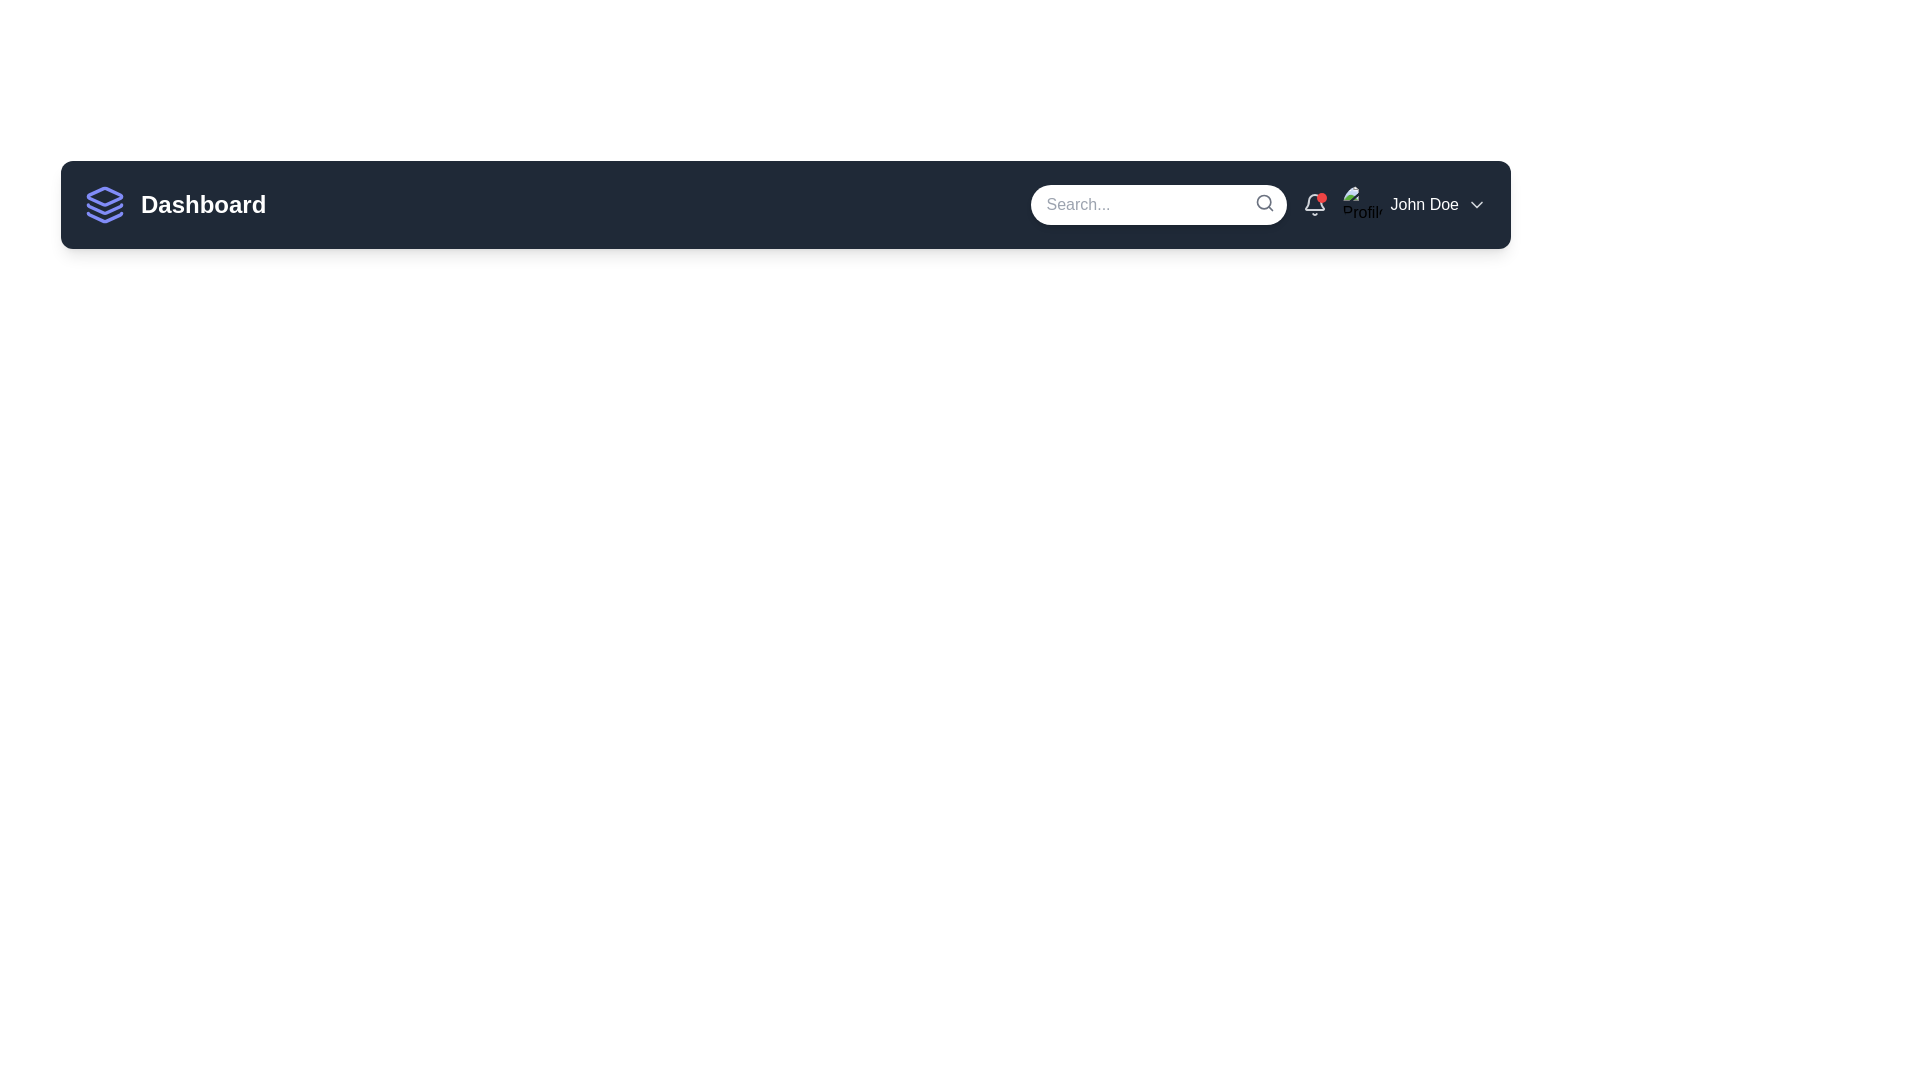 The image size is (1920, 1080). I want to click on the user profile menu trigger located in the top-right corner of the navigation bar to see user details, so click(1413, 204).